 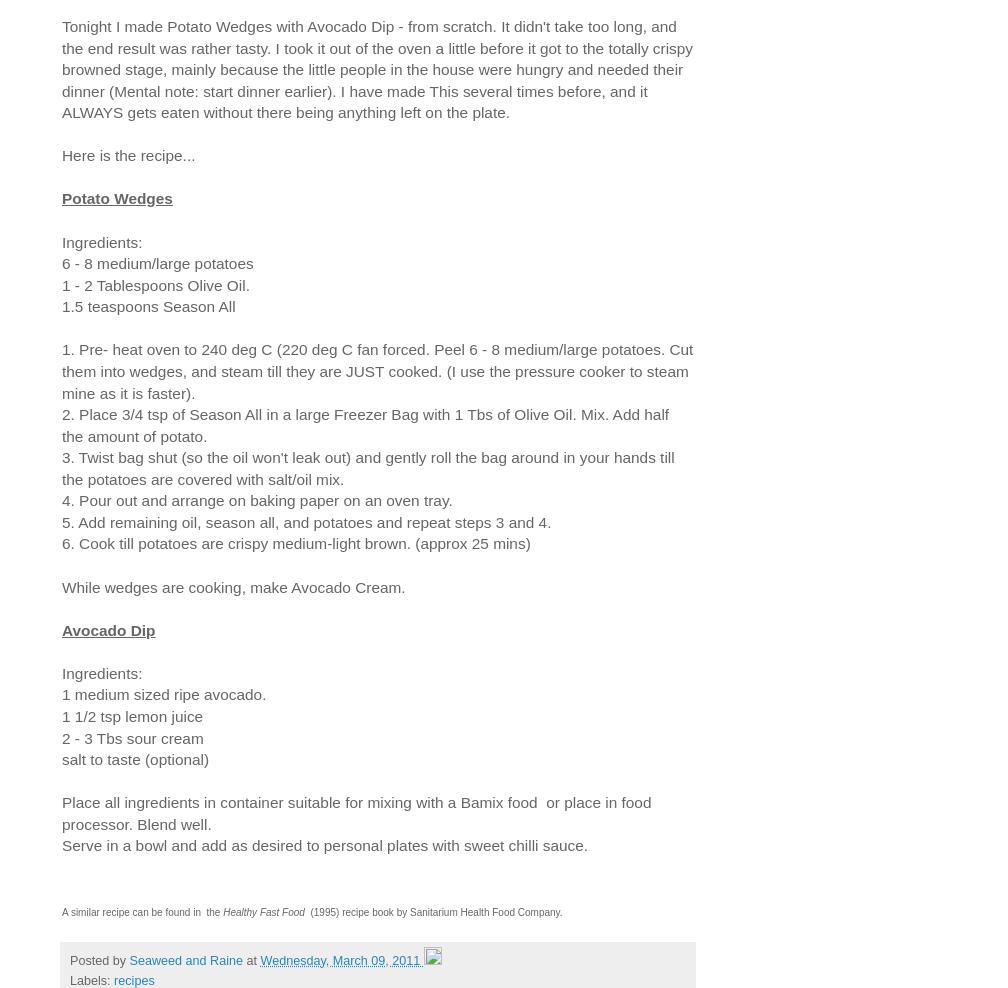 I want to click on 'Potato Wedges', so click(x=117, y=198).